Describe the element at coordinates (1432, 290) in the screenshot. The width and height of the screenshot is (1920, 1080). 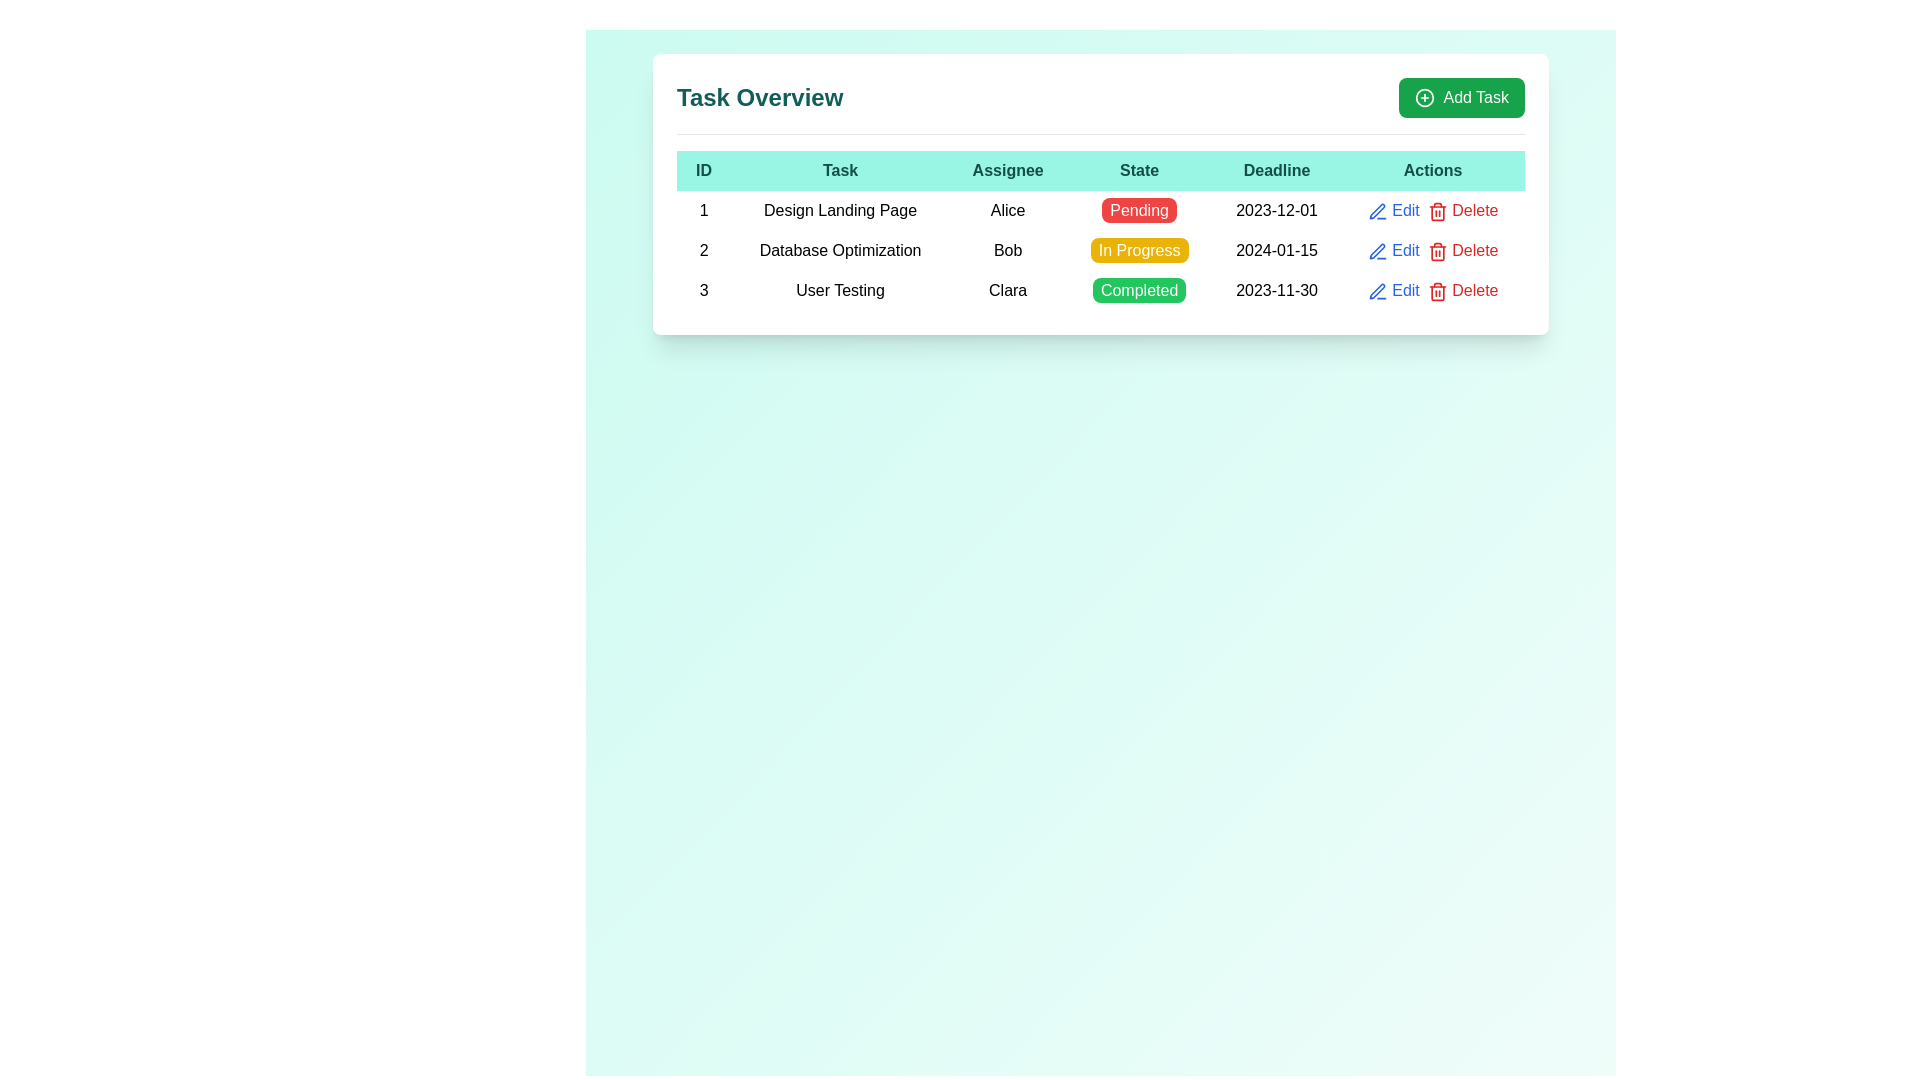
I see `the interactive text links labeled 'Edit' and 'Delete' associated with the task 'User Testing' located in the last cell of the Actions column in the data table` at that location.